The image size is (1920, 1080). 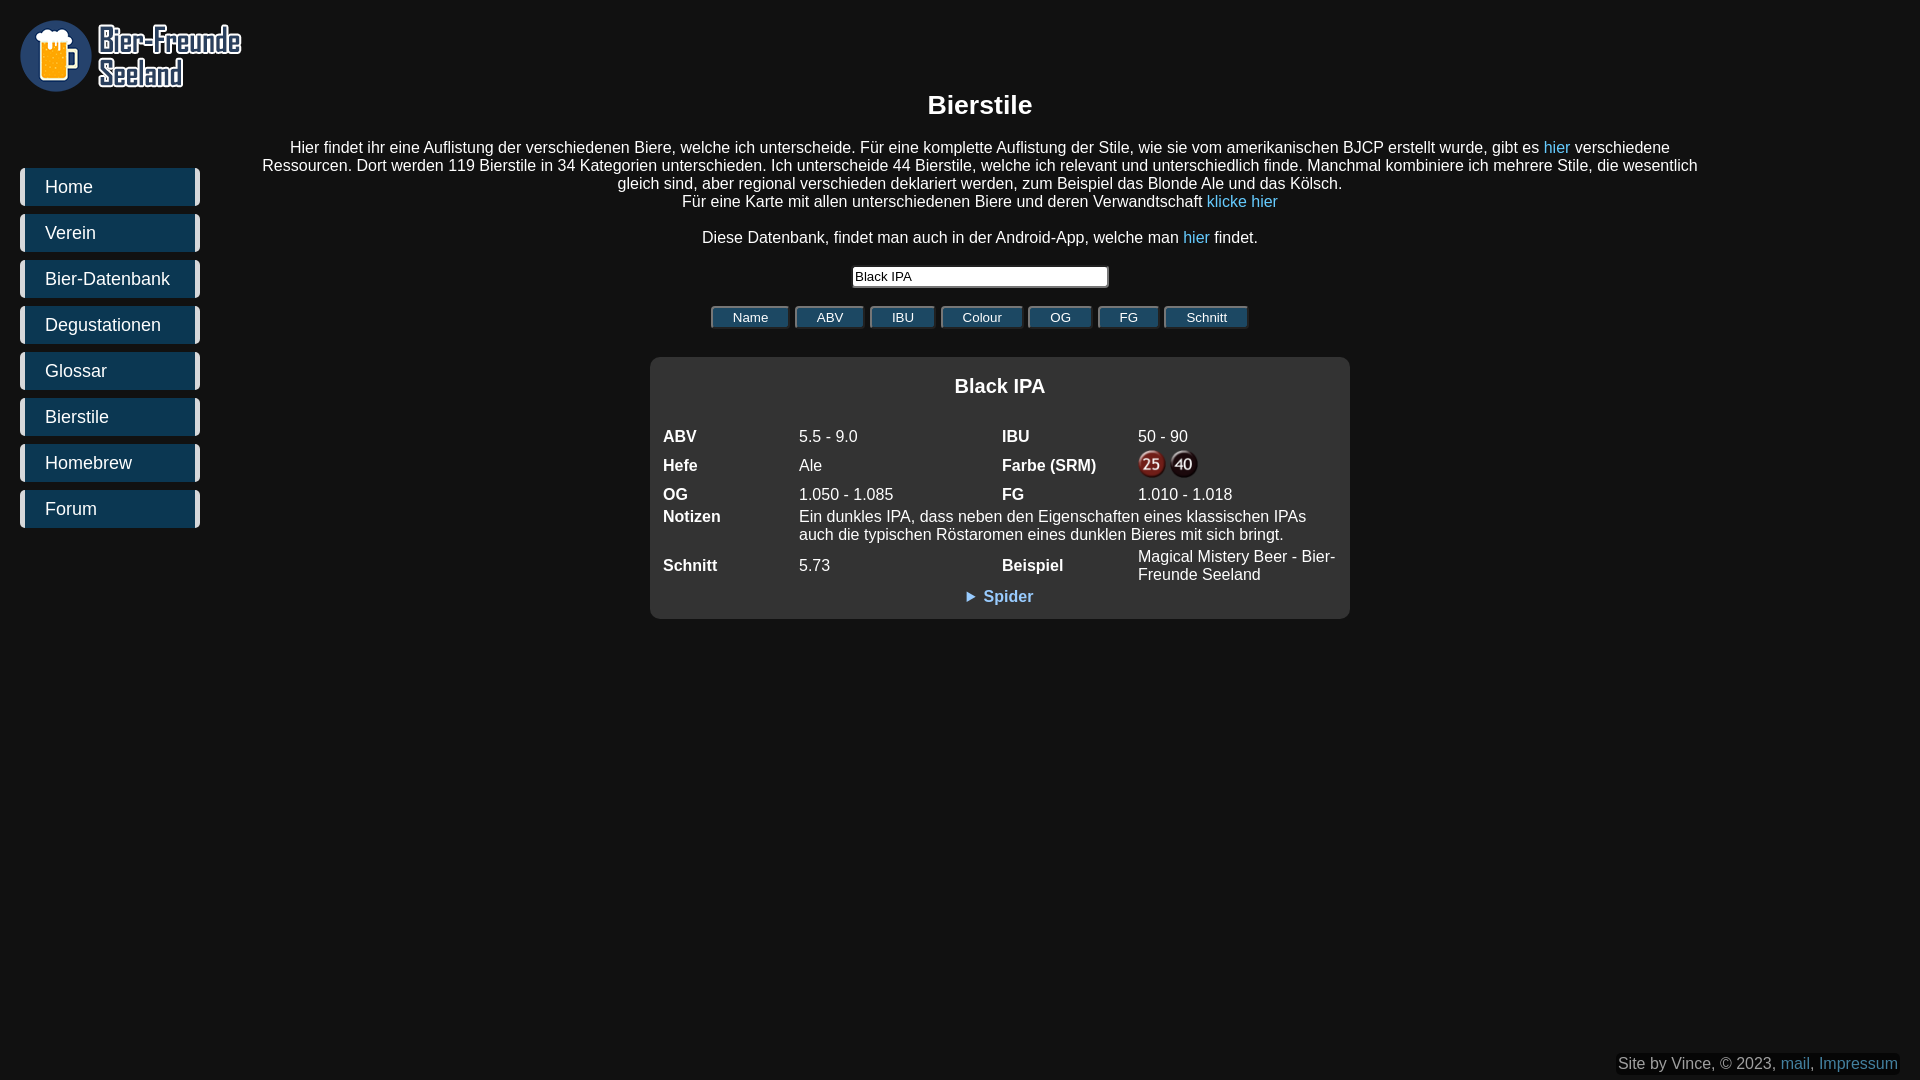 I want to click on 'Degustationen', so click(x=109, y=323).